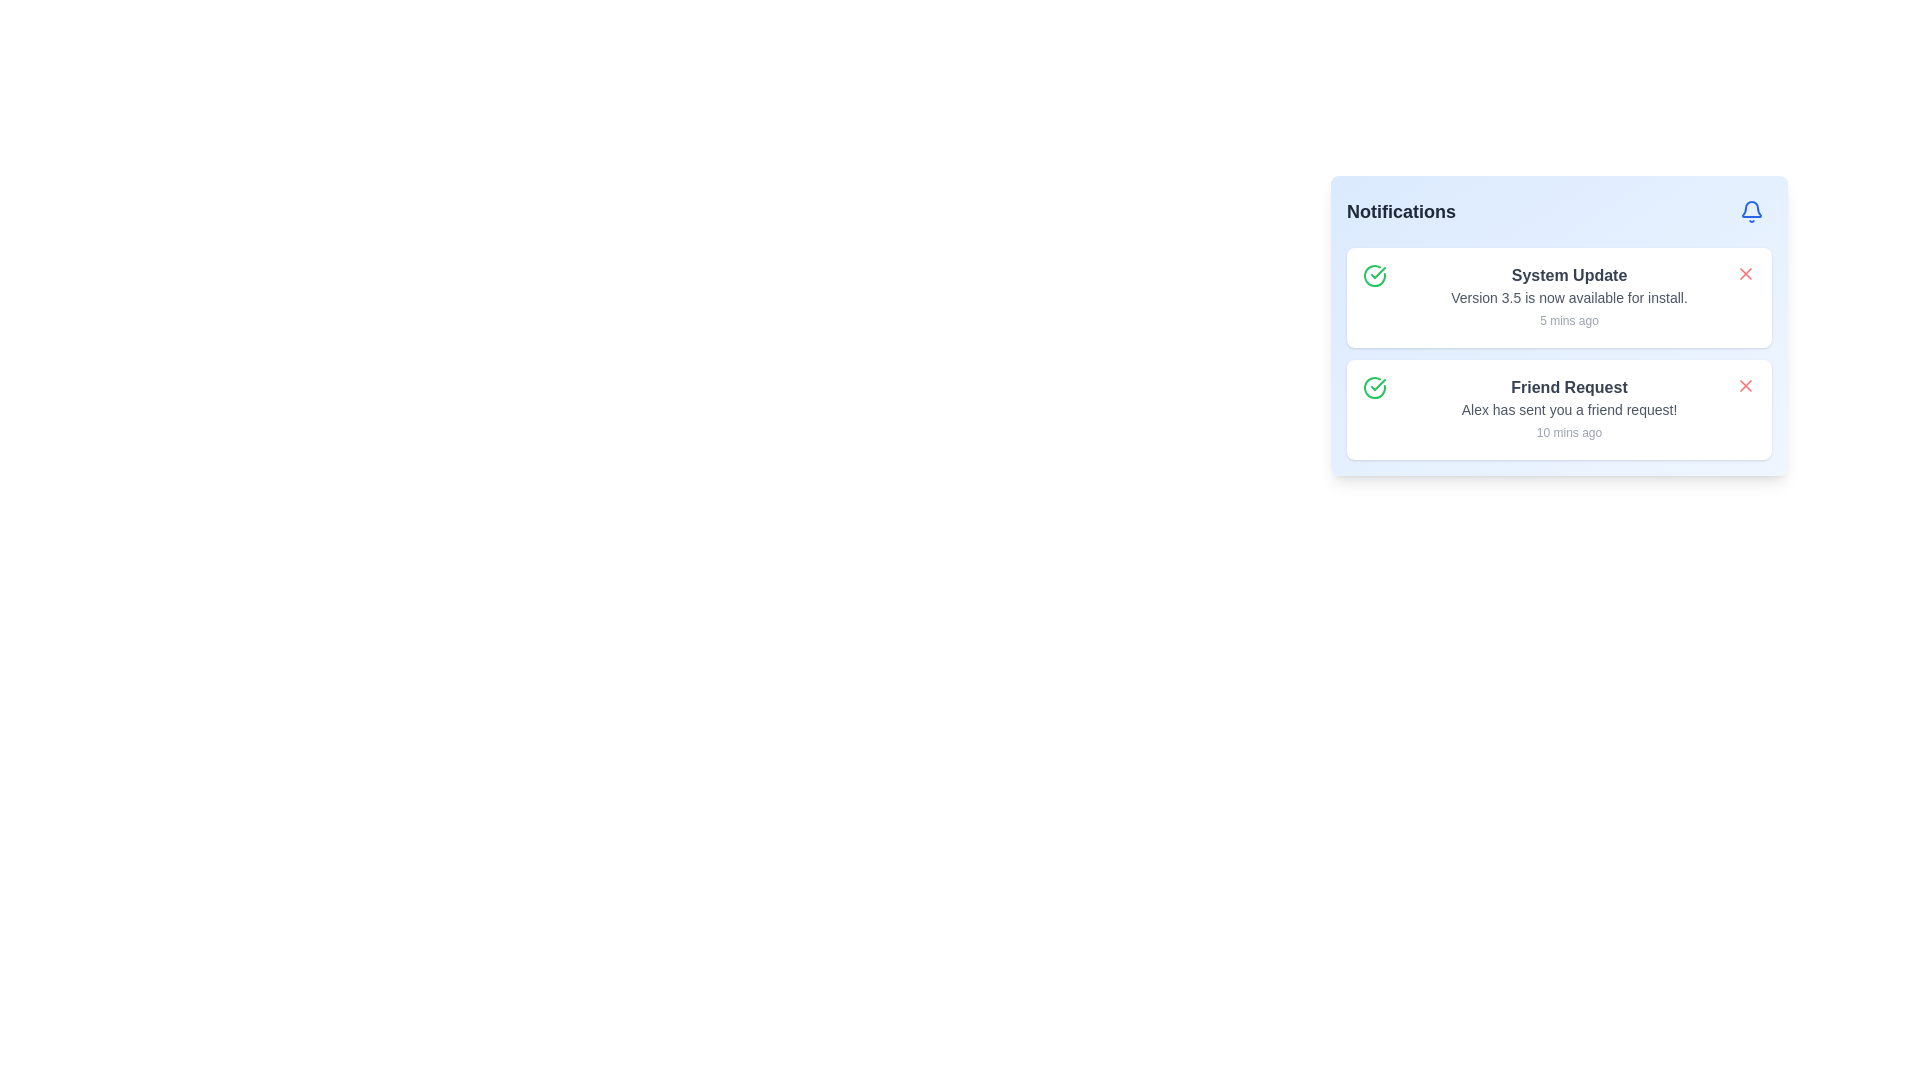 Image resolution: width=1920 pixels, height=1080 pixels. What do you see at coordinates (1558, 297) in the screenshot?
I see `the Notification card at the top of the list` at bounding box center [1558, 297].